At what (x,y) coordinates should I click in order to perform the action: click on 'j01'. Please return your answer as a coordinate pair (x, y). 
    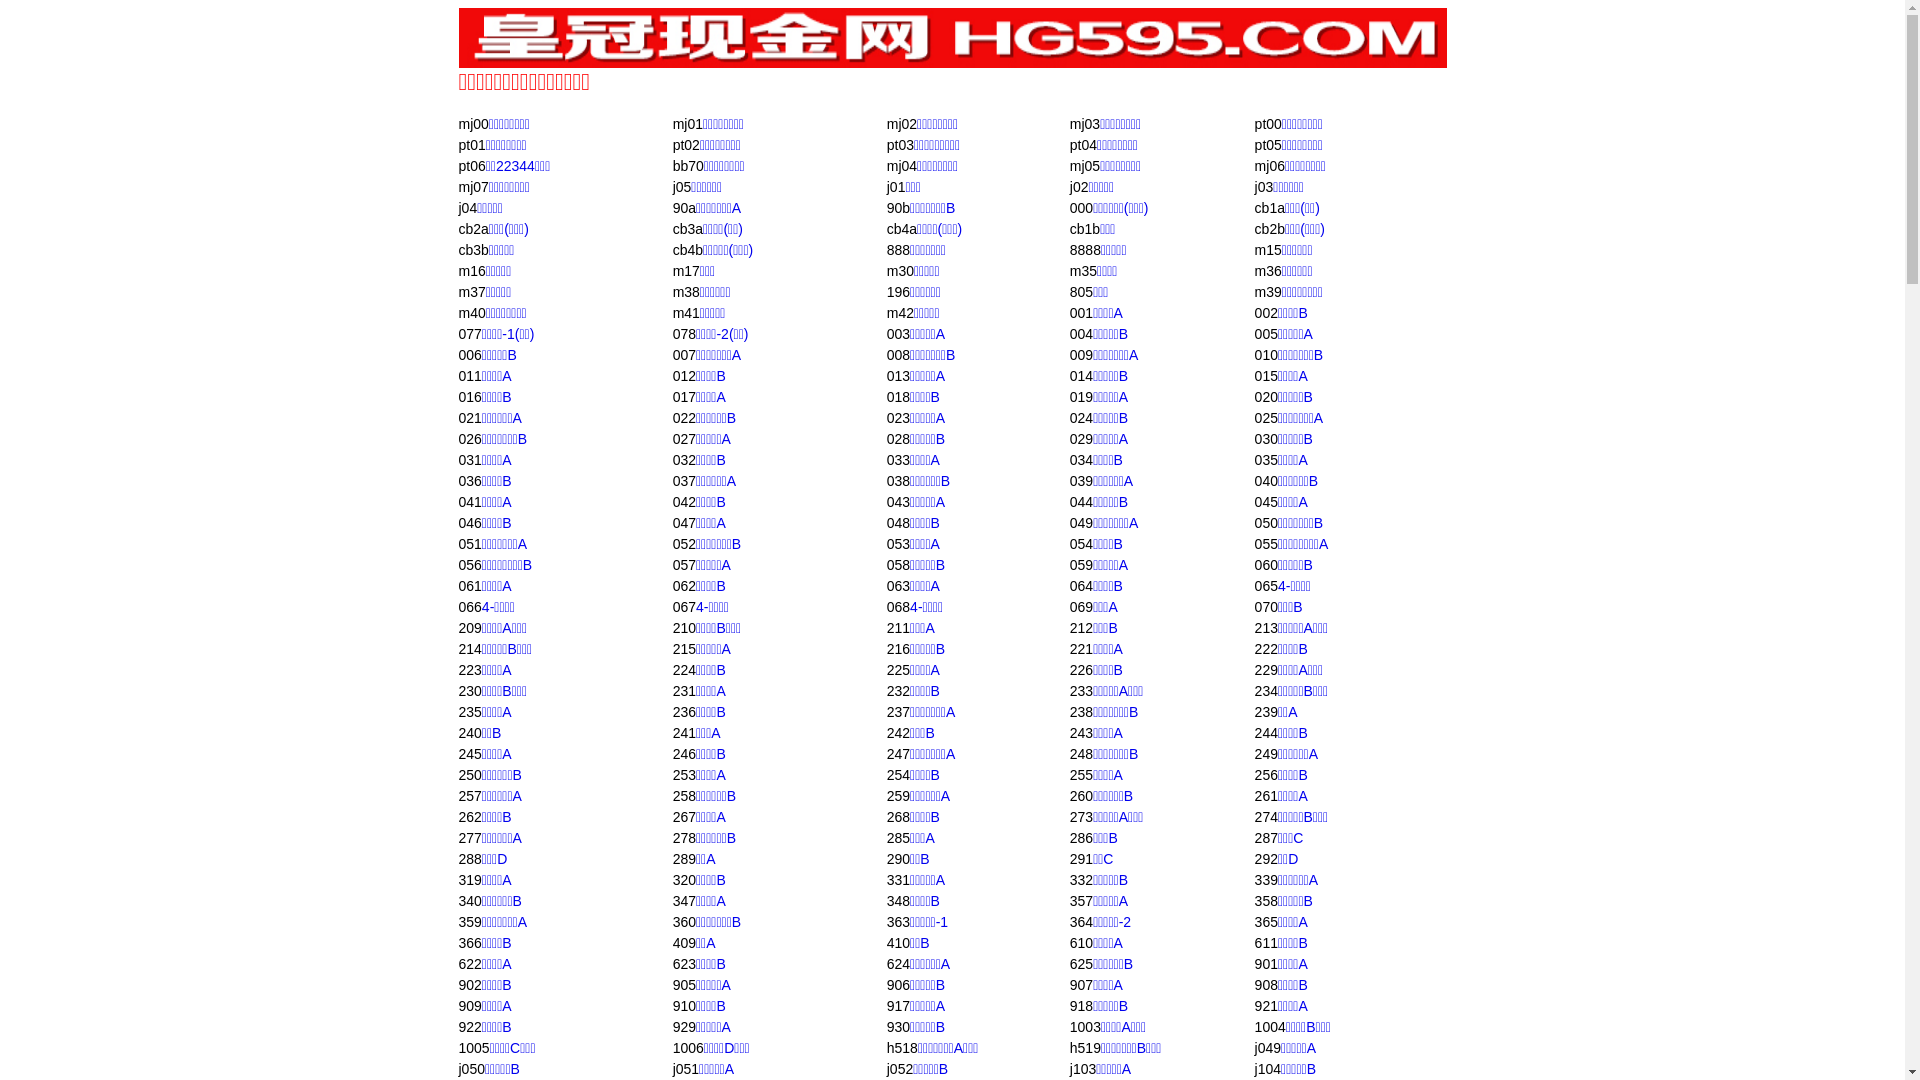
    Looking at the image, I should click on (895, 186).